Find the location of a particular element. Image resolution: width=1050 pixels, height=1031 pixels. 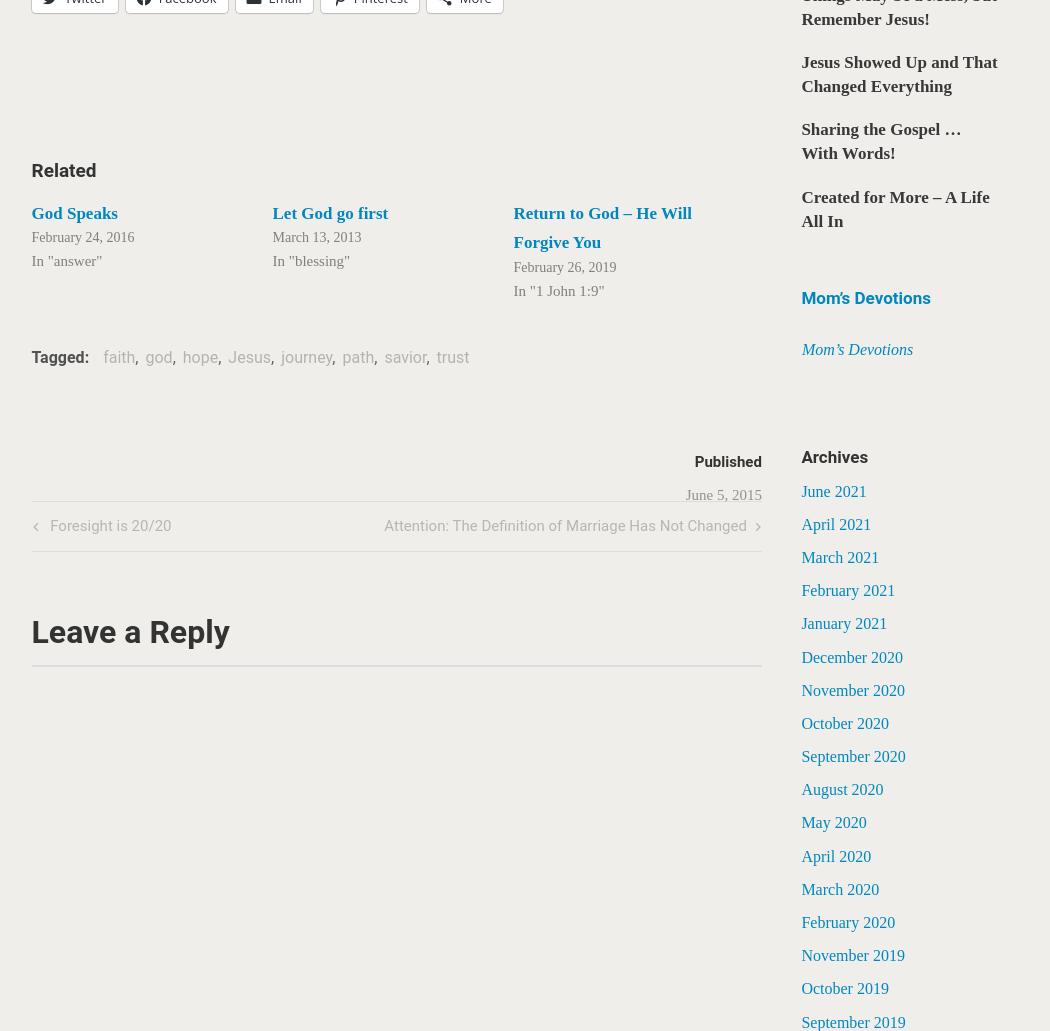

'Related' is located at coordinates (62, 169).